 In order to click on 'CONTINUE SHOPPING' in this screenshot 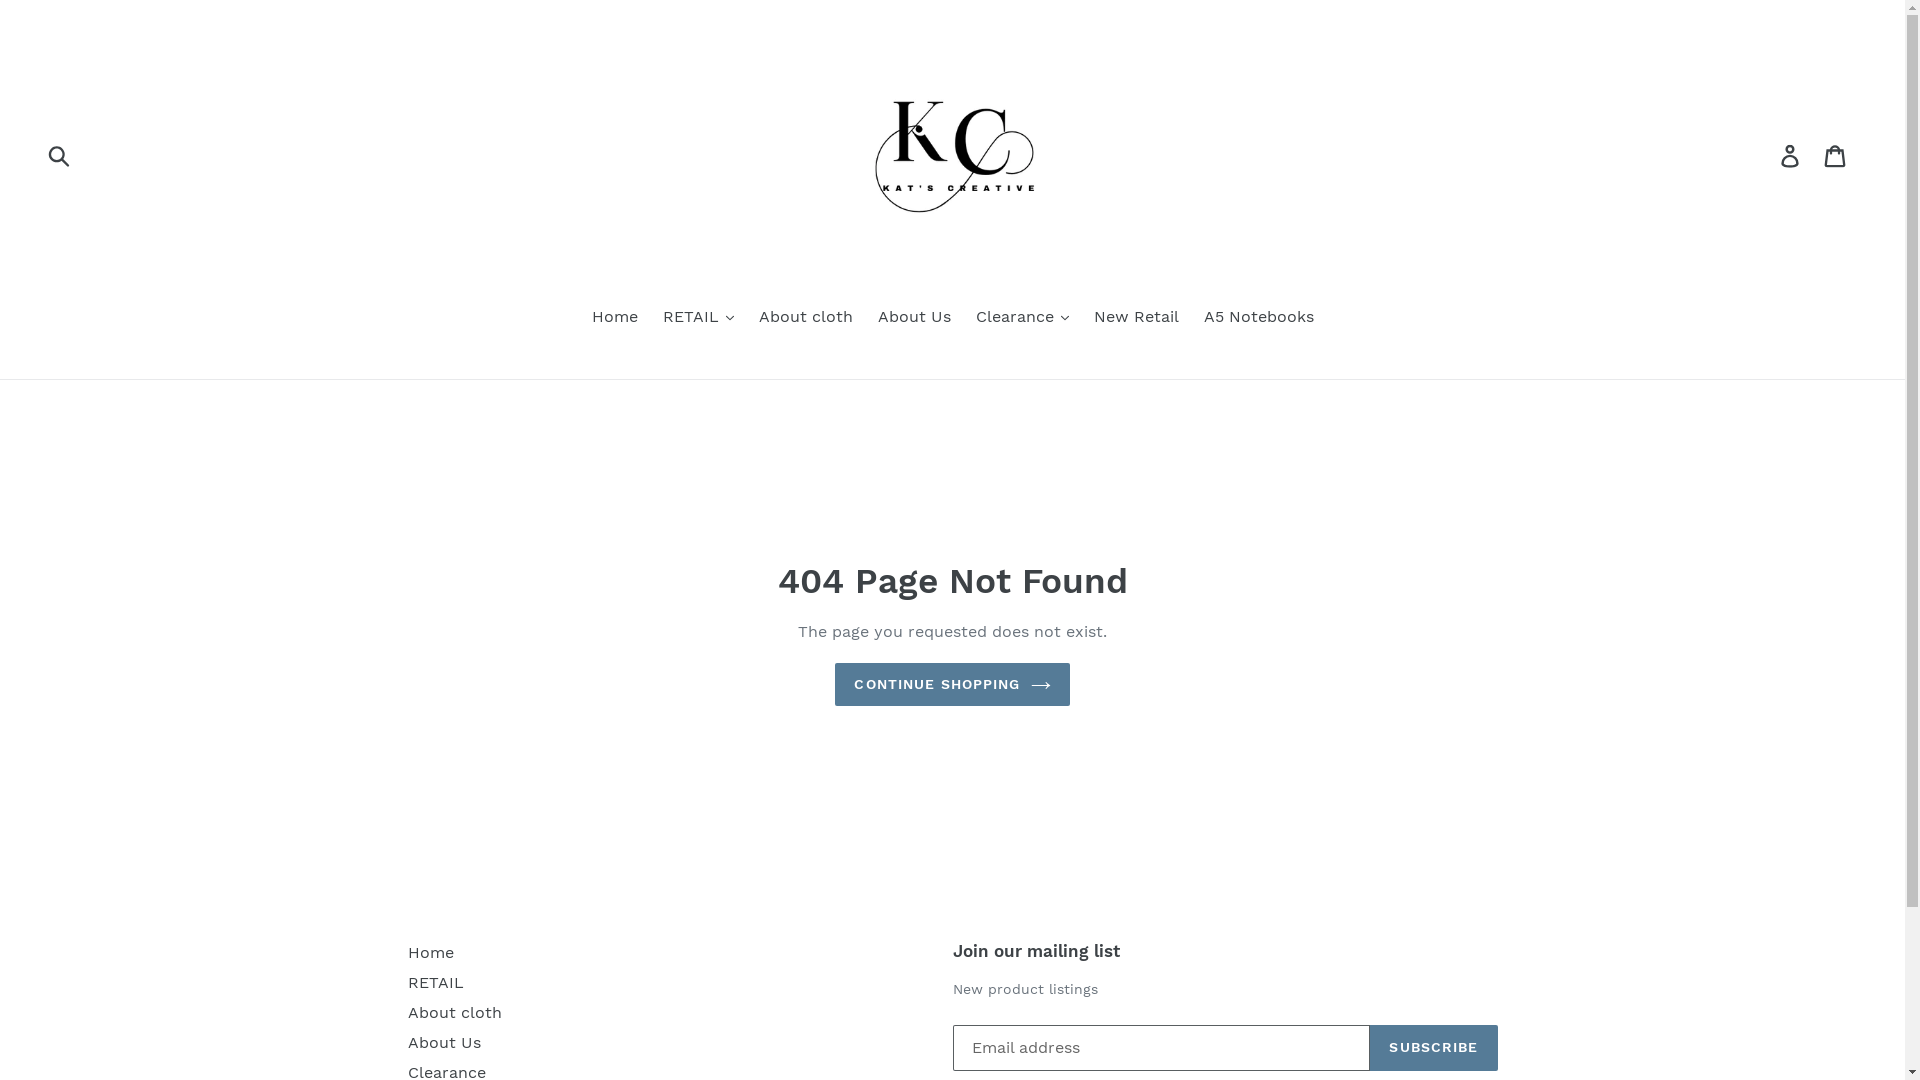, I will do `click(835, 683)`.